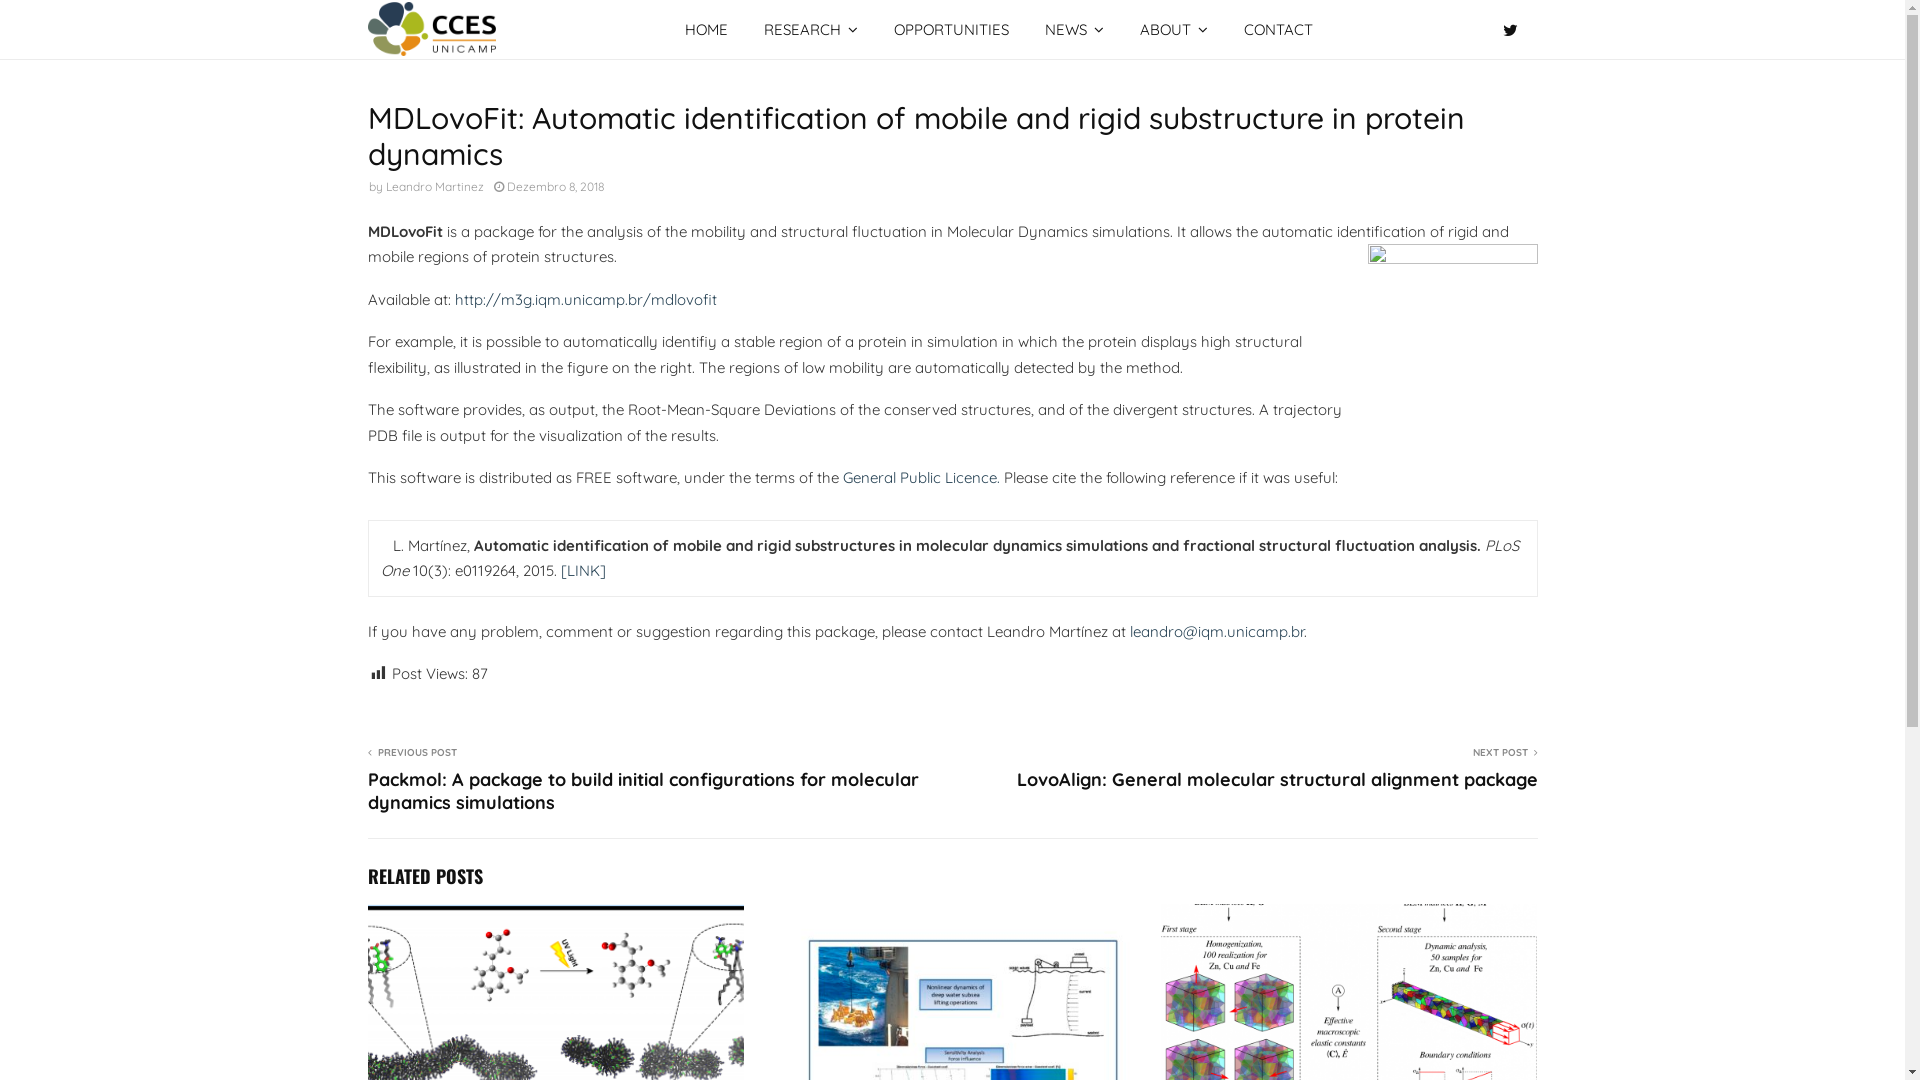 This screenshot has height=1080, width=1920. What do you see at coordinates (1224, 30) in the screenshot?
I see `'CONTACT'` at bounding box center [1224, 30].